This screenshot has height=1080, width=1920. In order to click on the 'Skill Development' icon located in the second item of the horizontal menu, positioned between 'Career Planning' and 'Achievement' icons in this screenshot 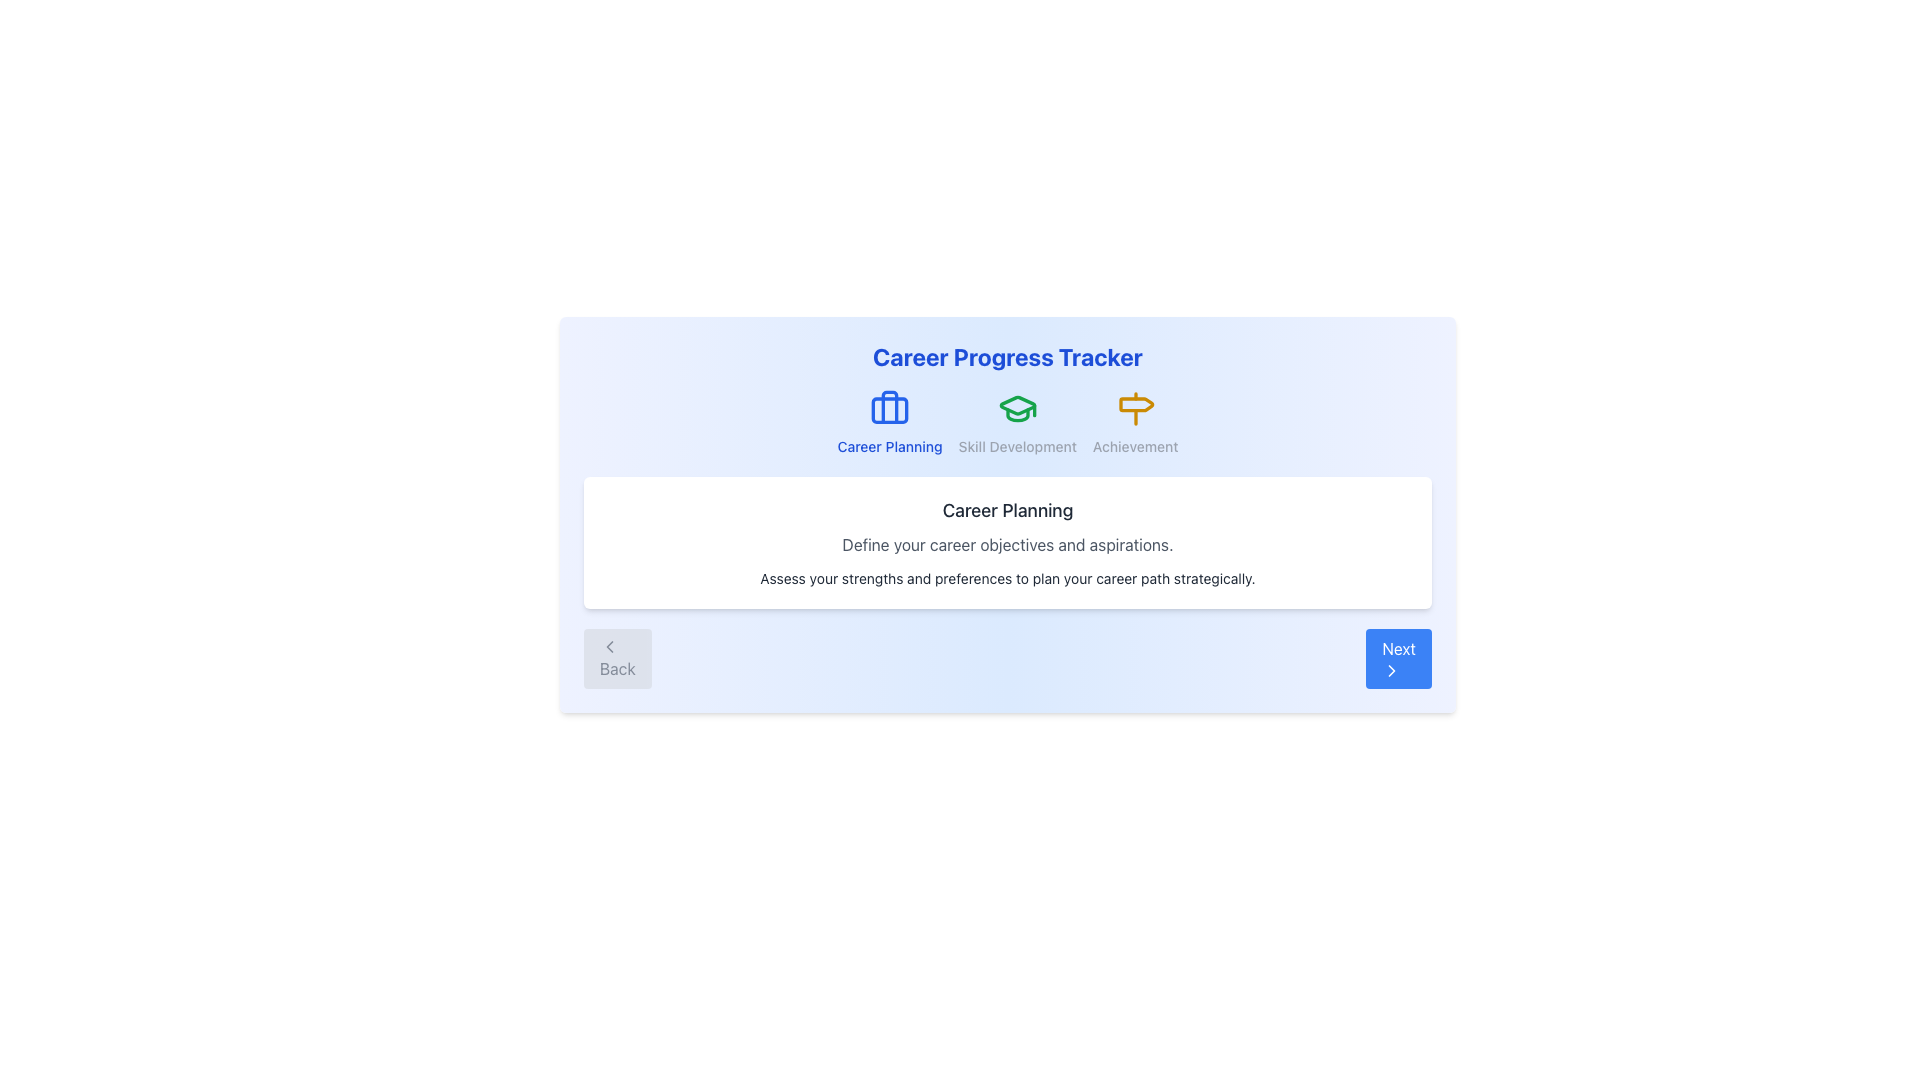, I will do `click(1017, 407)`.